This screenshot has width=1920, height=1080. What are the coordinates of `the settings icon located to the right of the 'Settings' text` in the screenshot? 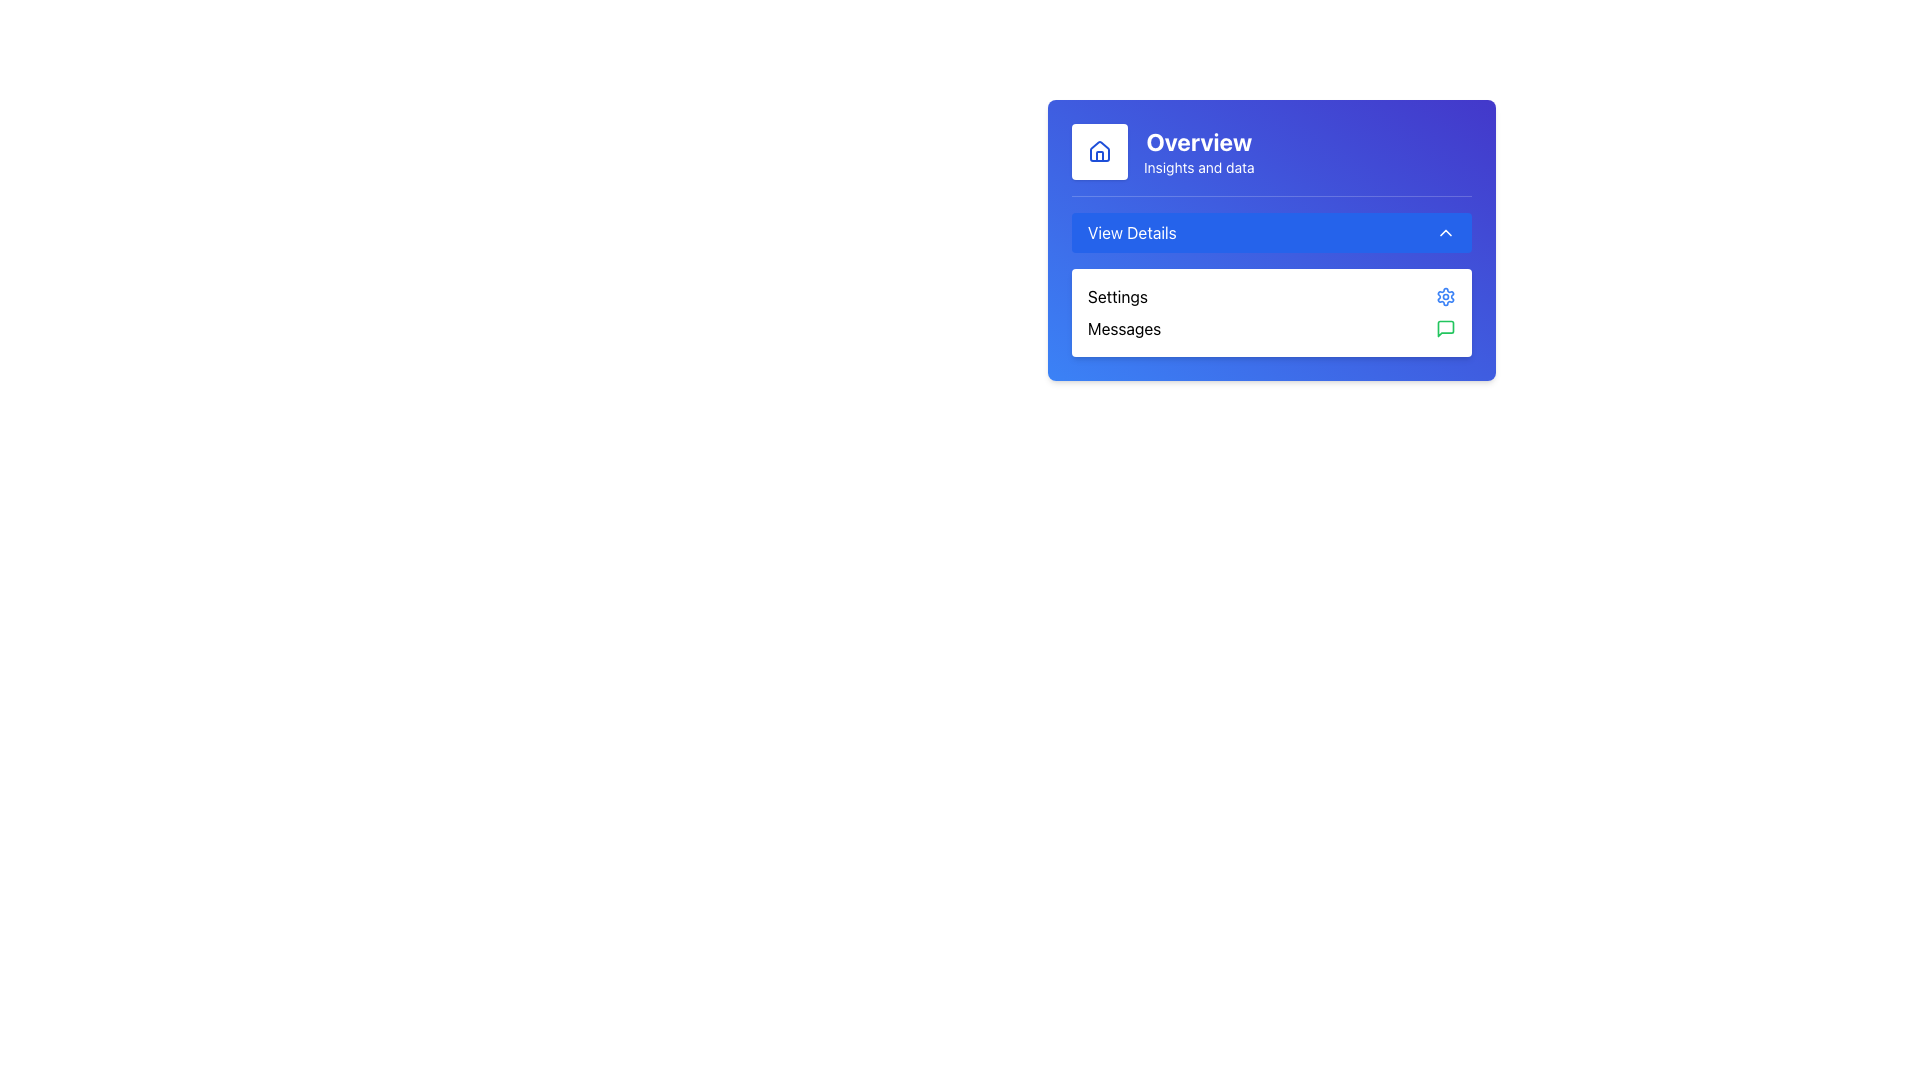 It's located at (1445, 297).